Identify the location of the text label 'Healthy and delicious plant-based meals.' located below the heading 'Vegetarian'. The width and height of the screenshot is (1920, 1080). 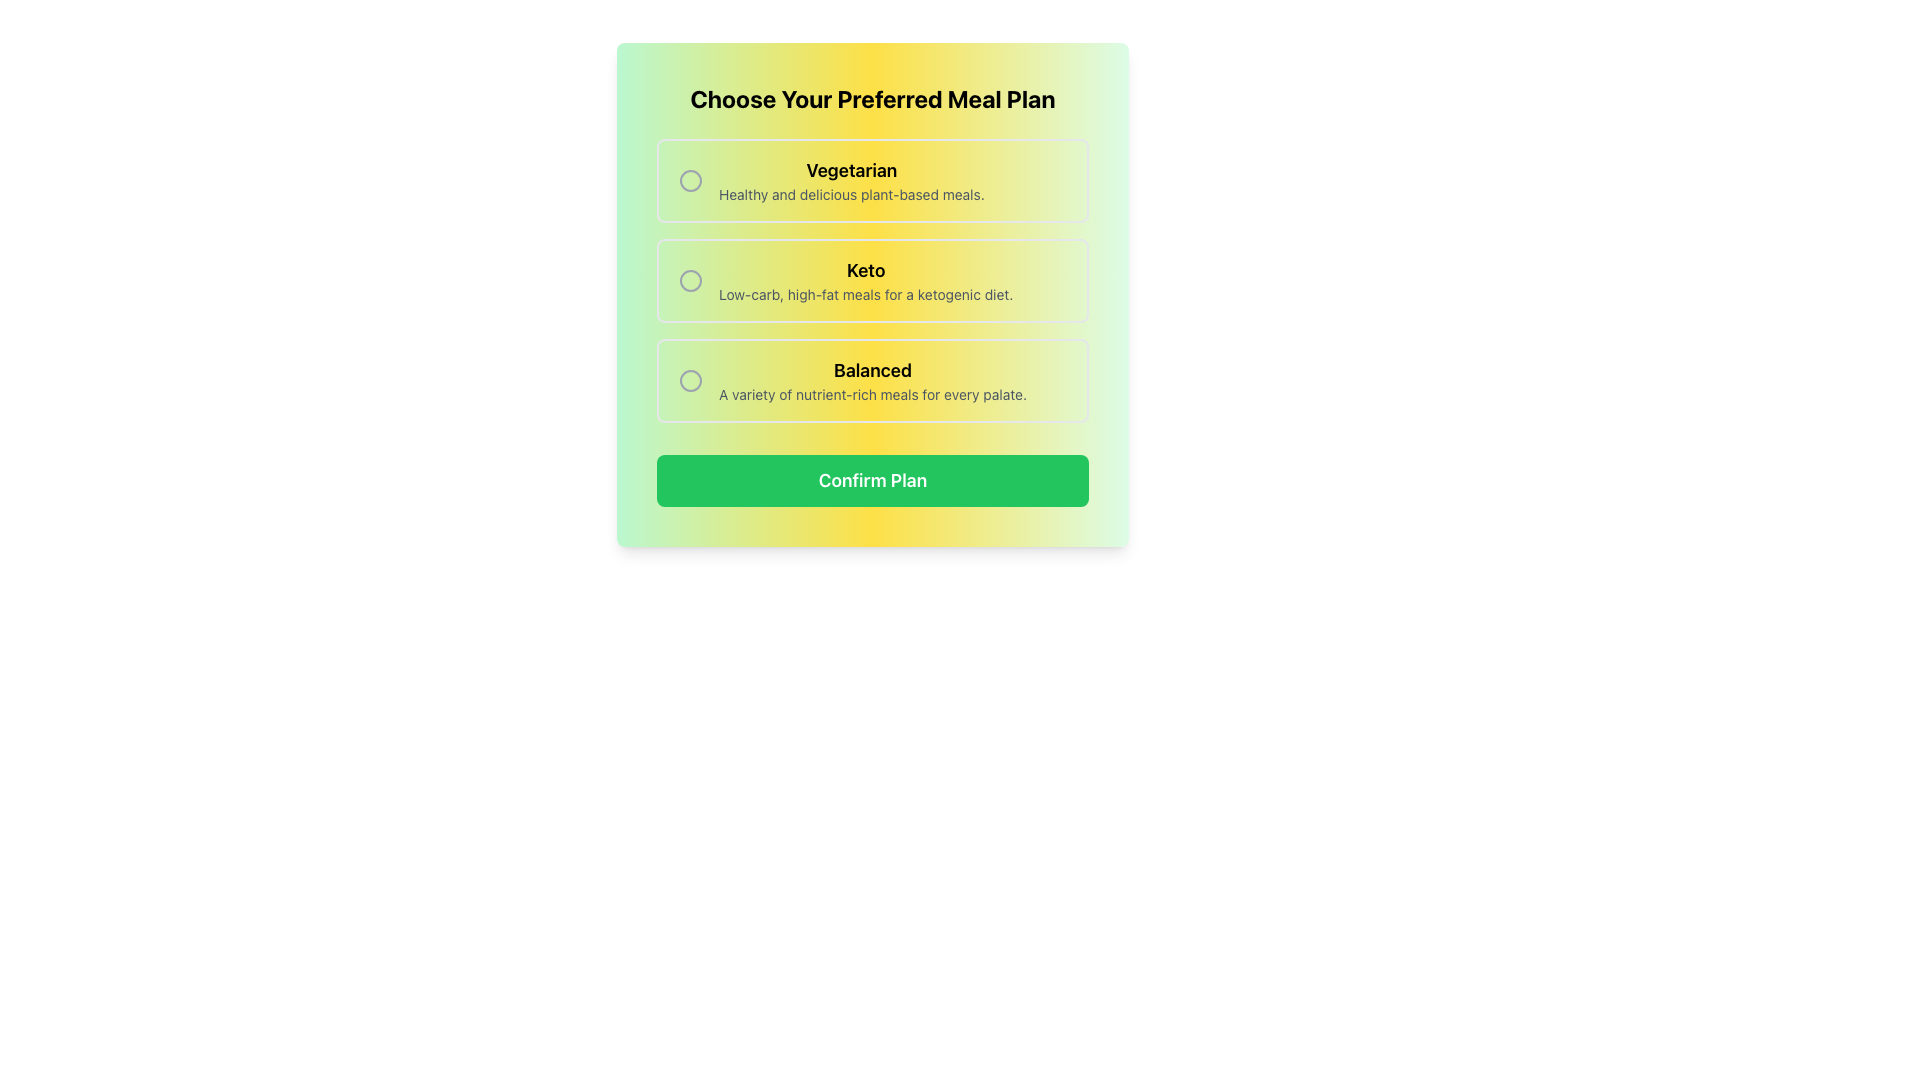
(851, 195).